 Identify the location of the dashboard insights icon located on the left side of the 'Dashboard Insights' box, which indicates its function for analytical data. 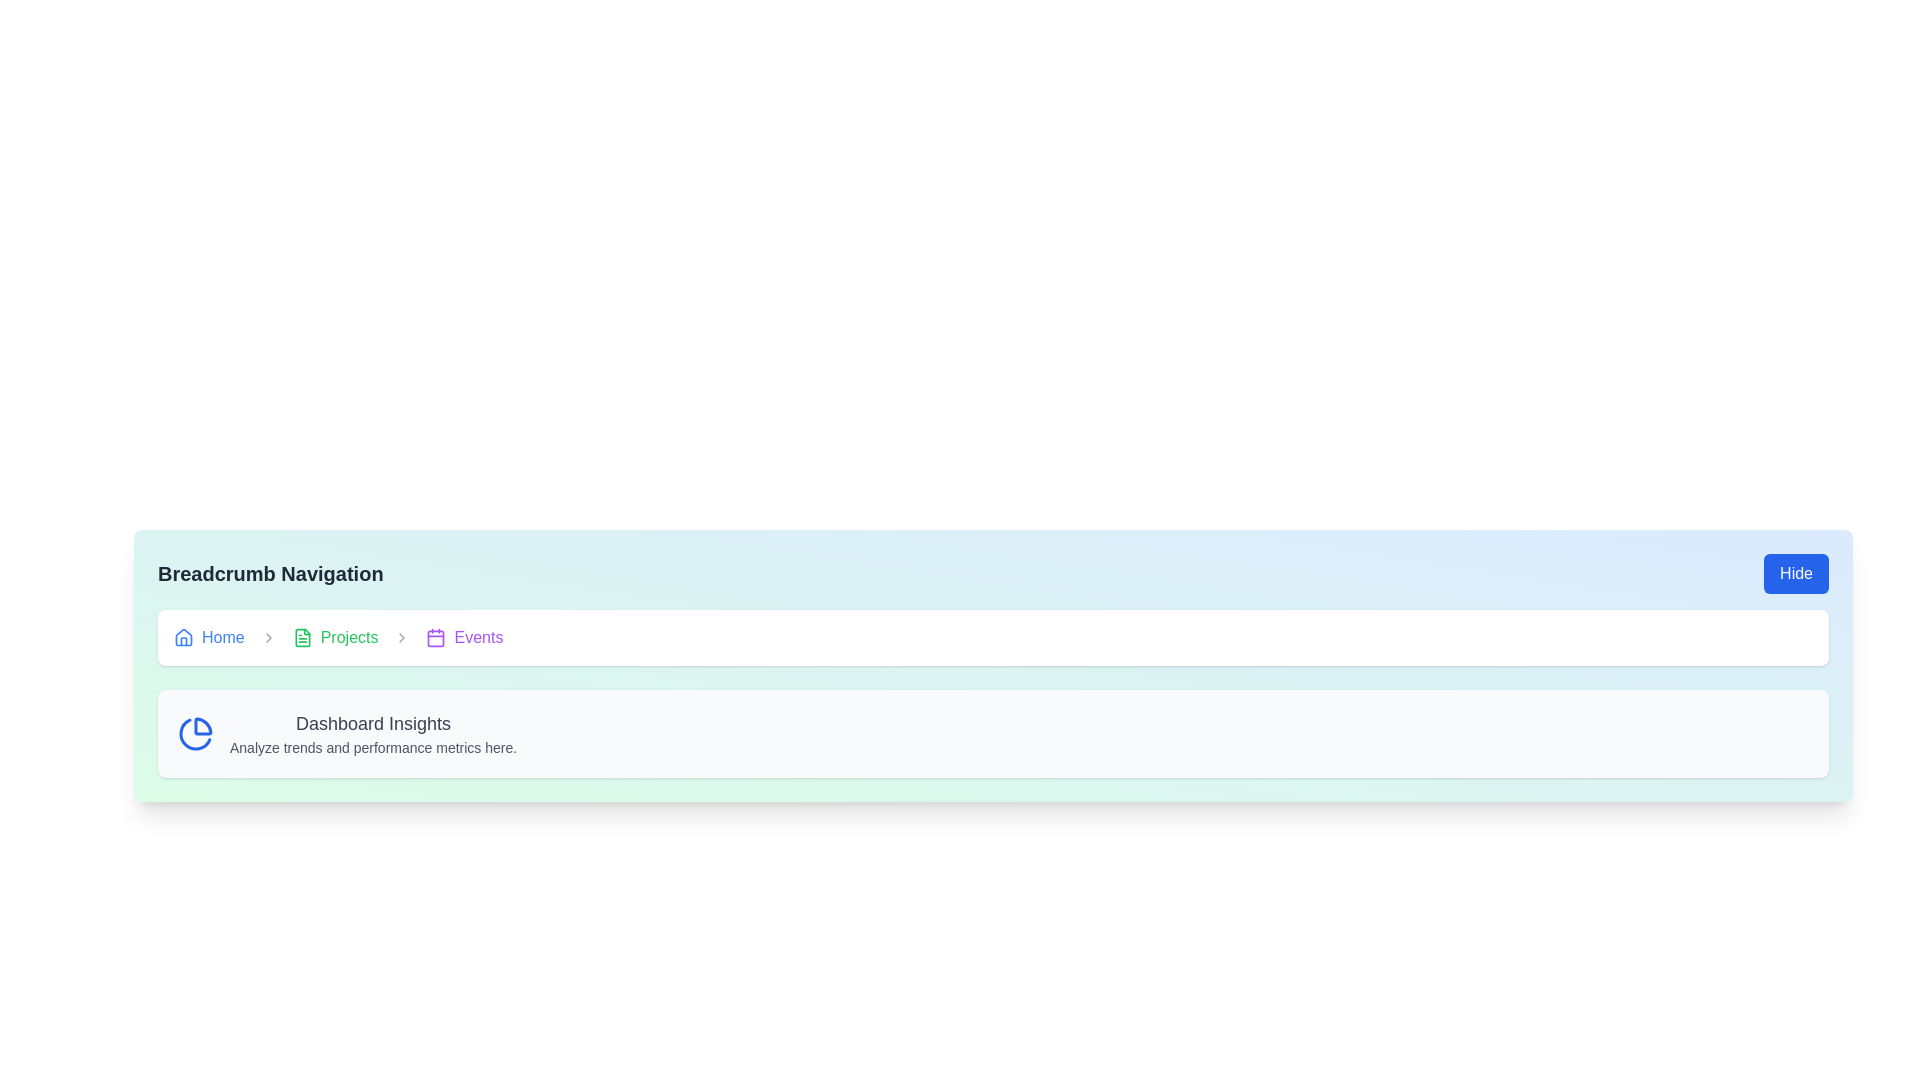
(196, 733).